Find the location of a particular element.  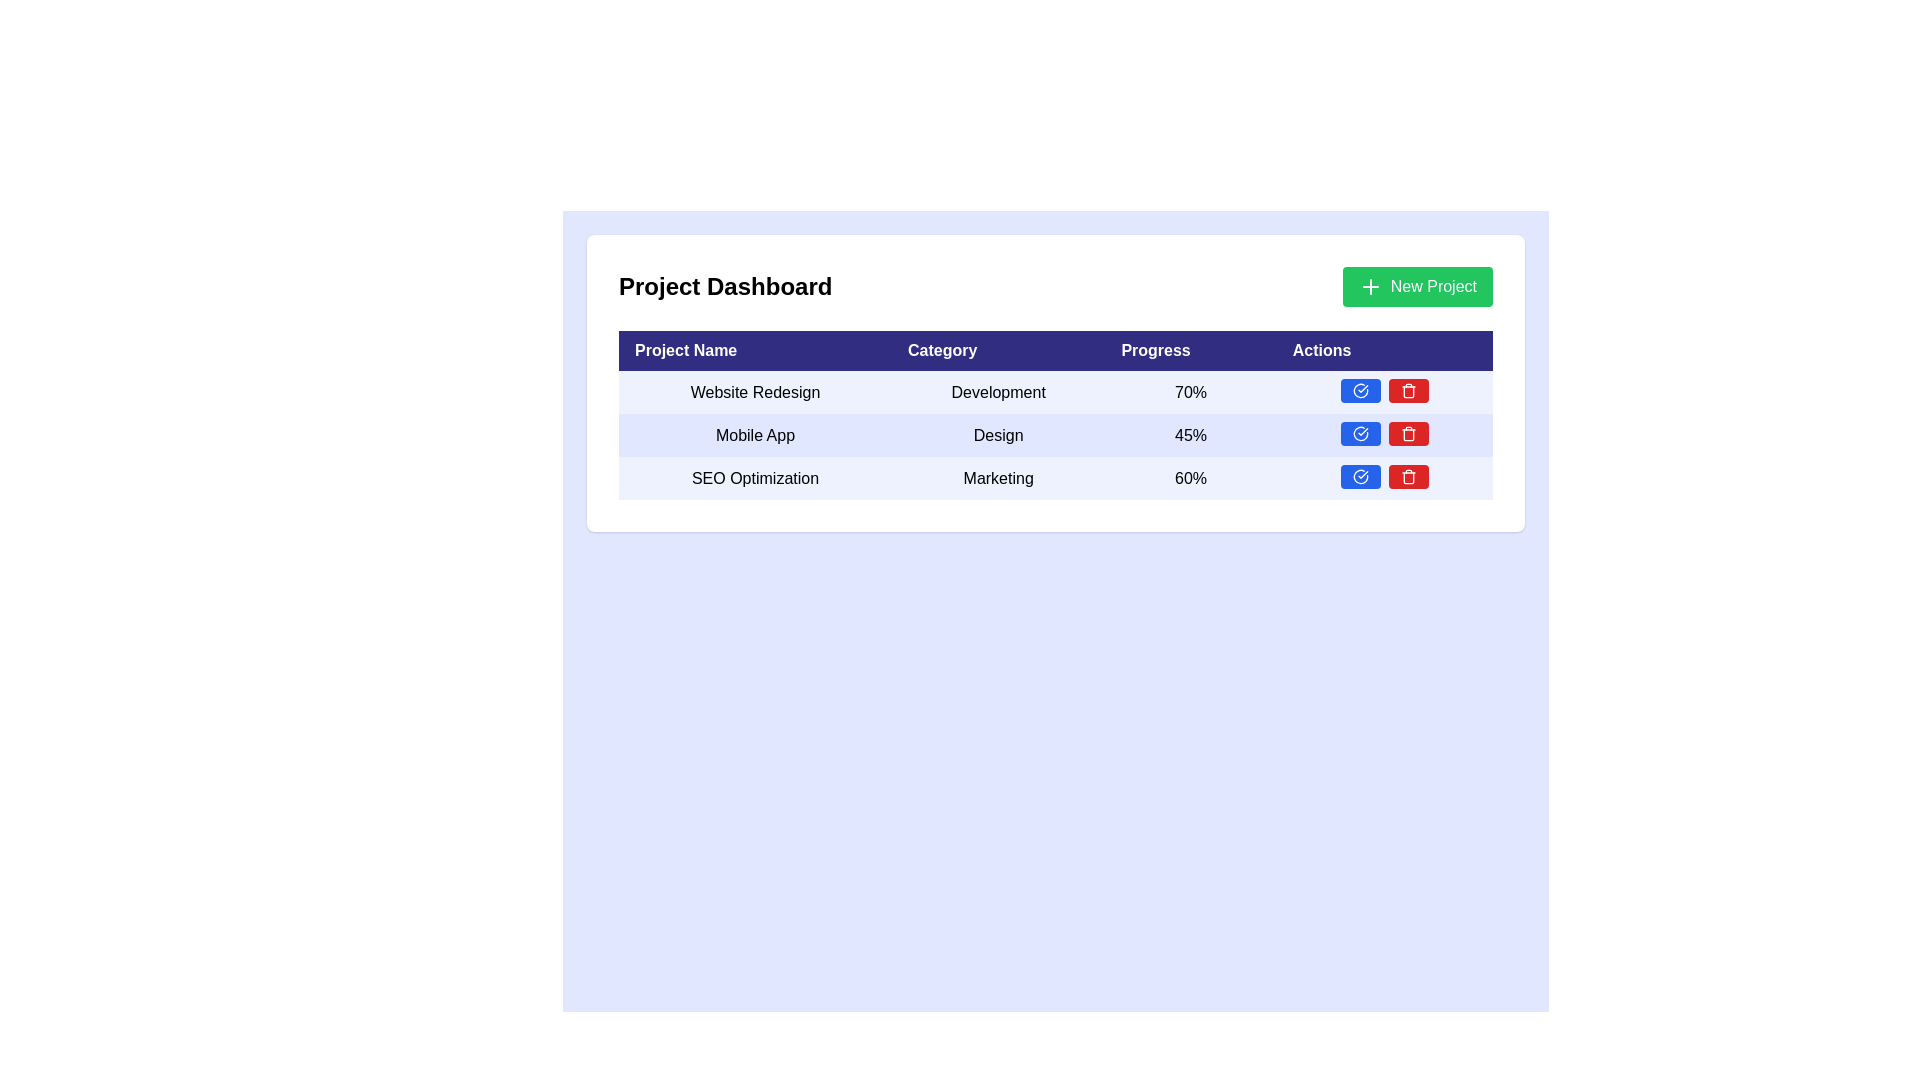

the confirmation icon button located in the 'Actions' column of the second row in the table is located at coordinates (1359, 433).